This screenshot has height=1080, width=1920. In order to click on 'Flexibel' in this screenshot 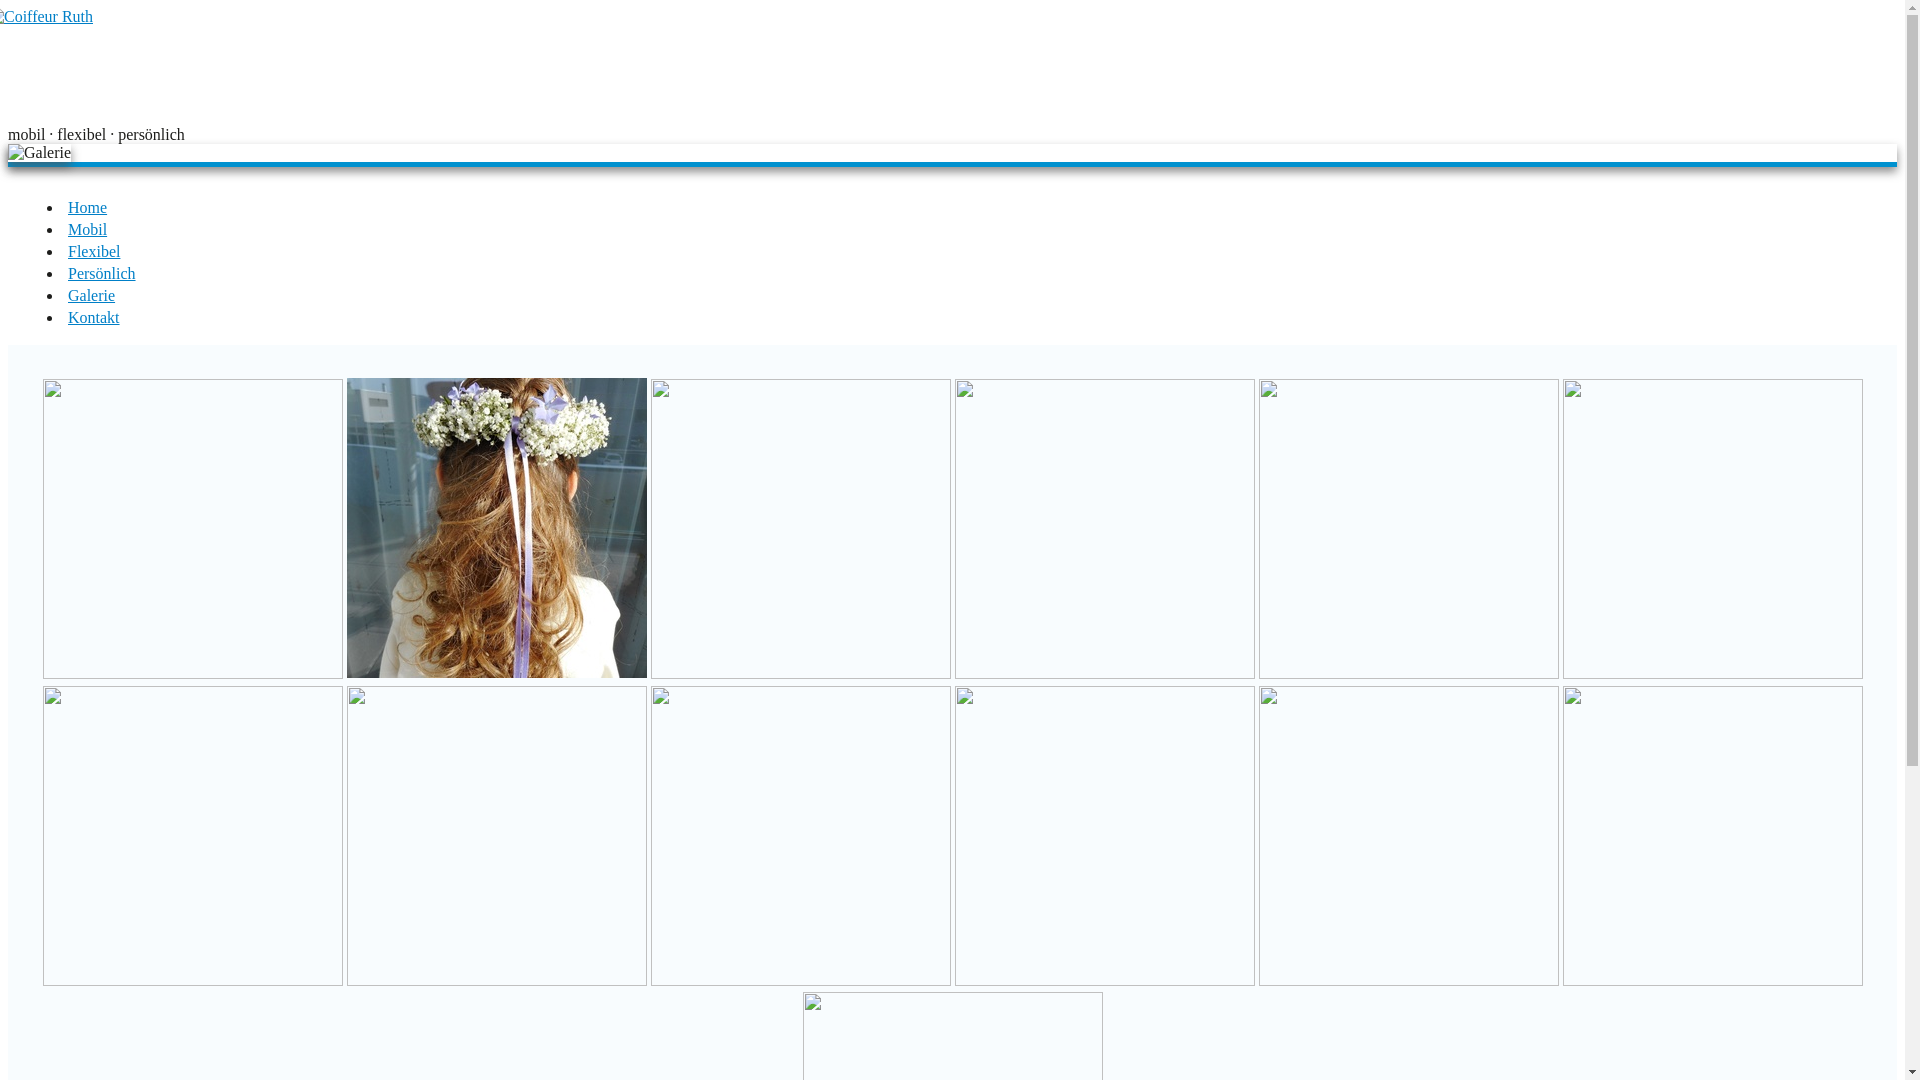, I will do `click(93, 250)`.